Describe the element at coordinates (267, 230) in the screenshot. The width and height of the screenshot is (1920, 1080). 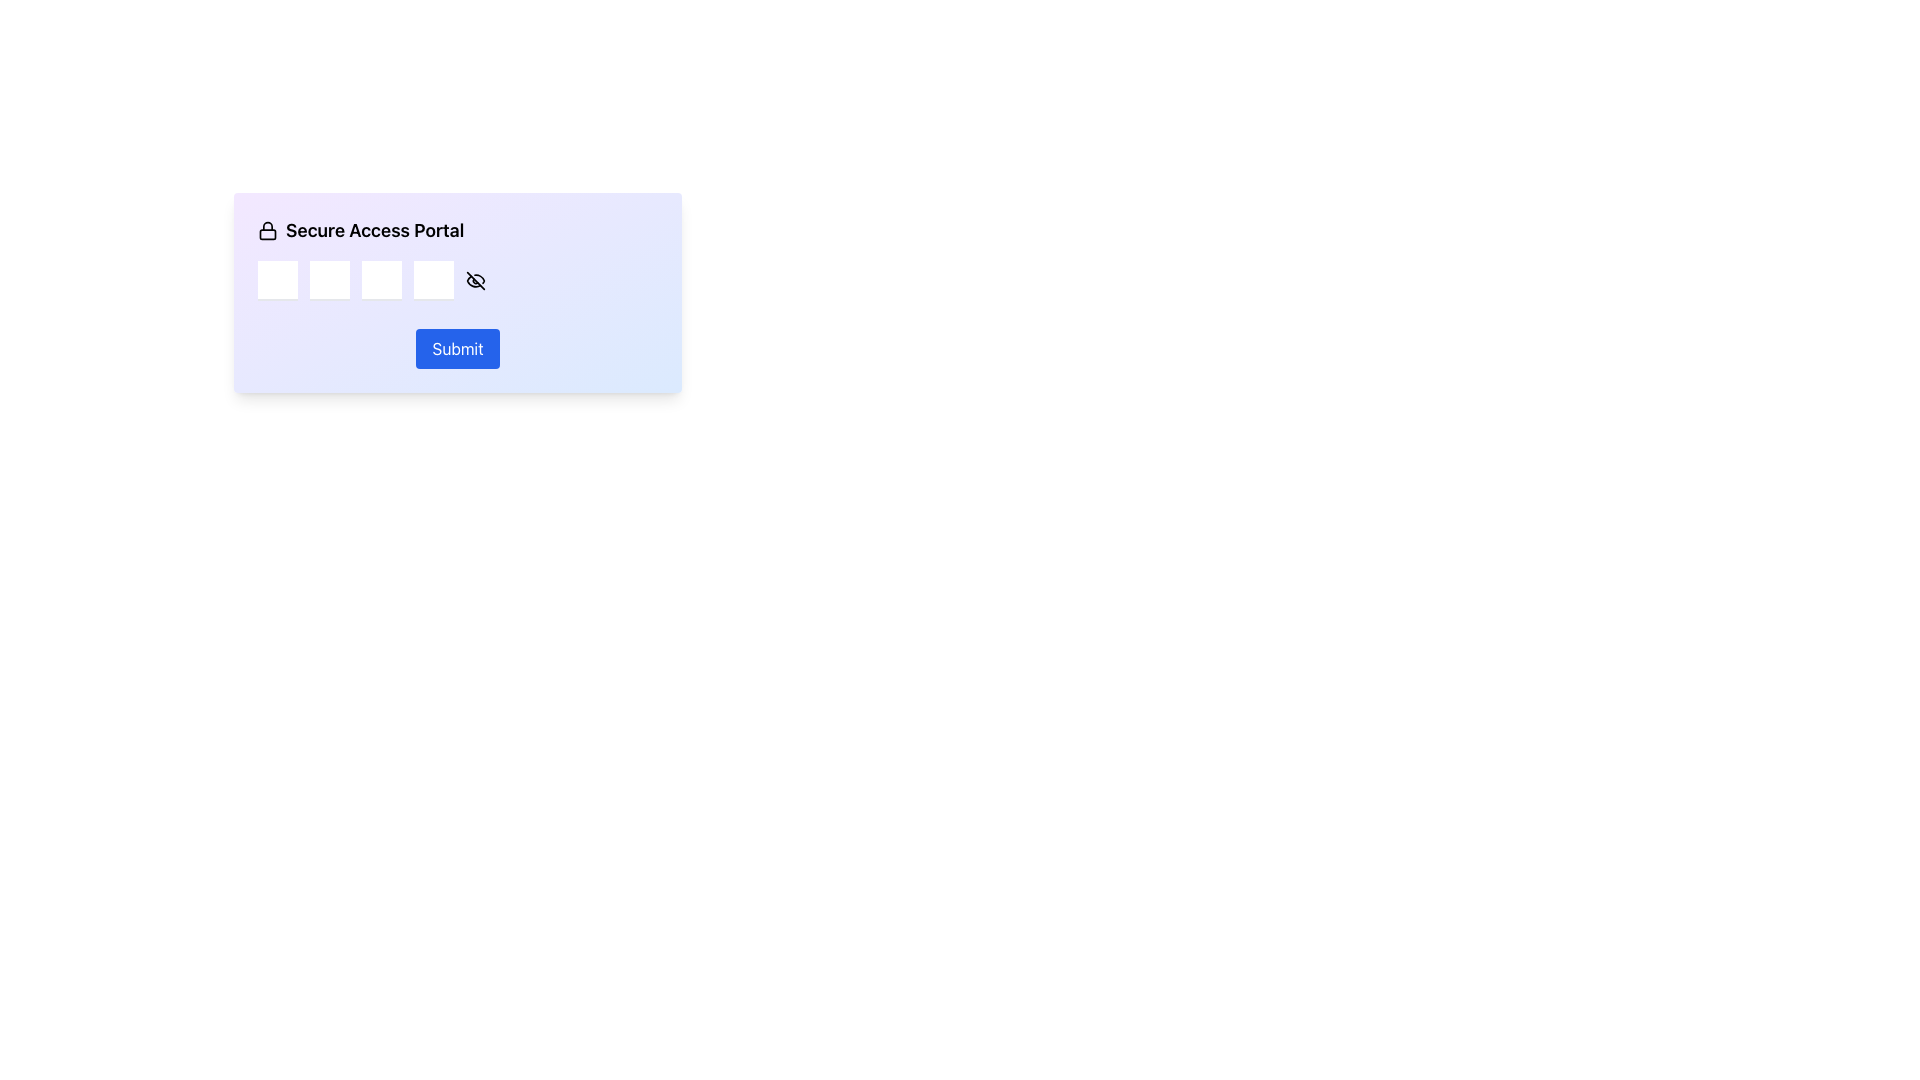
I see `the lock icon that signifies the secure nature of the 'Access Portal', located to the left of the text in the heading section` at that location.